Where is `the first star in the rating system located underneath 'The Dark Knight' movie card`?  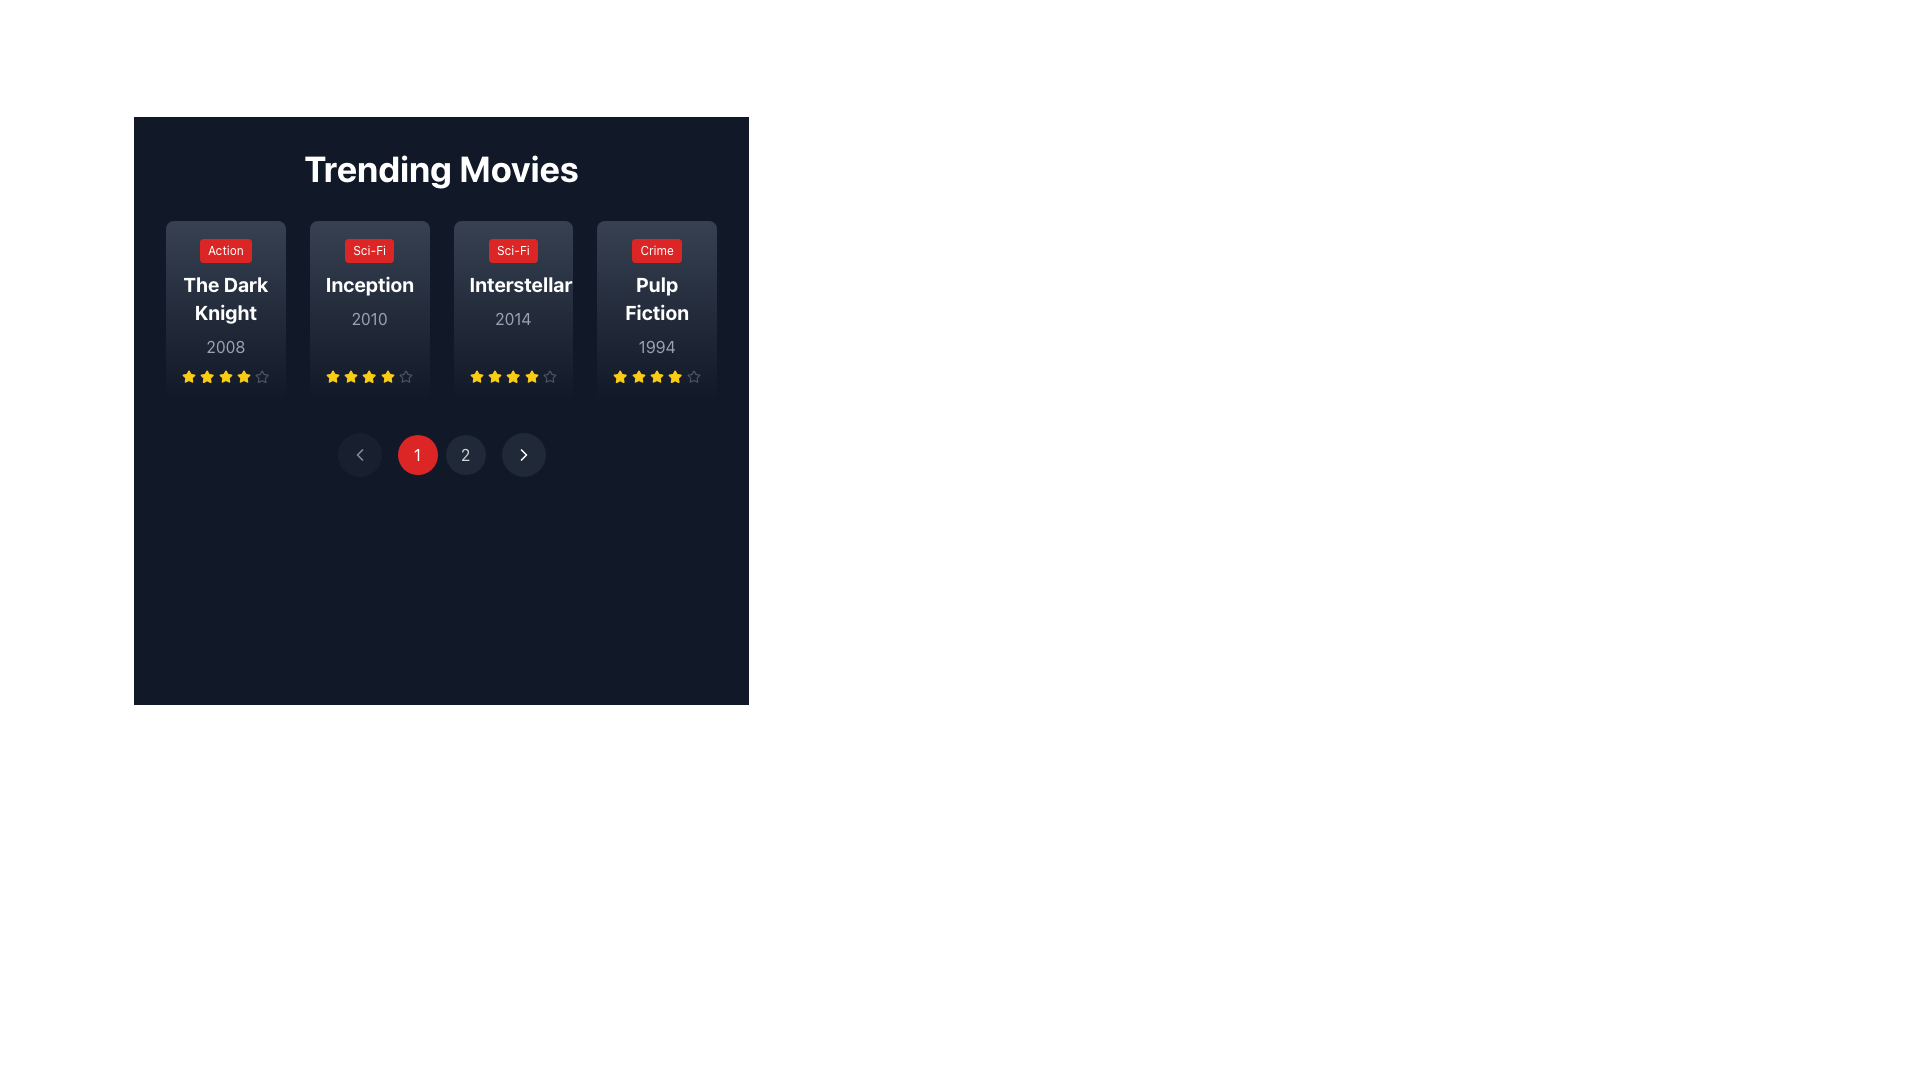 the first star in the rating system located underneath 'The Dark Knight' movie card is located at coordinates (189, 376).